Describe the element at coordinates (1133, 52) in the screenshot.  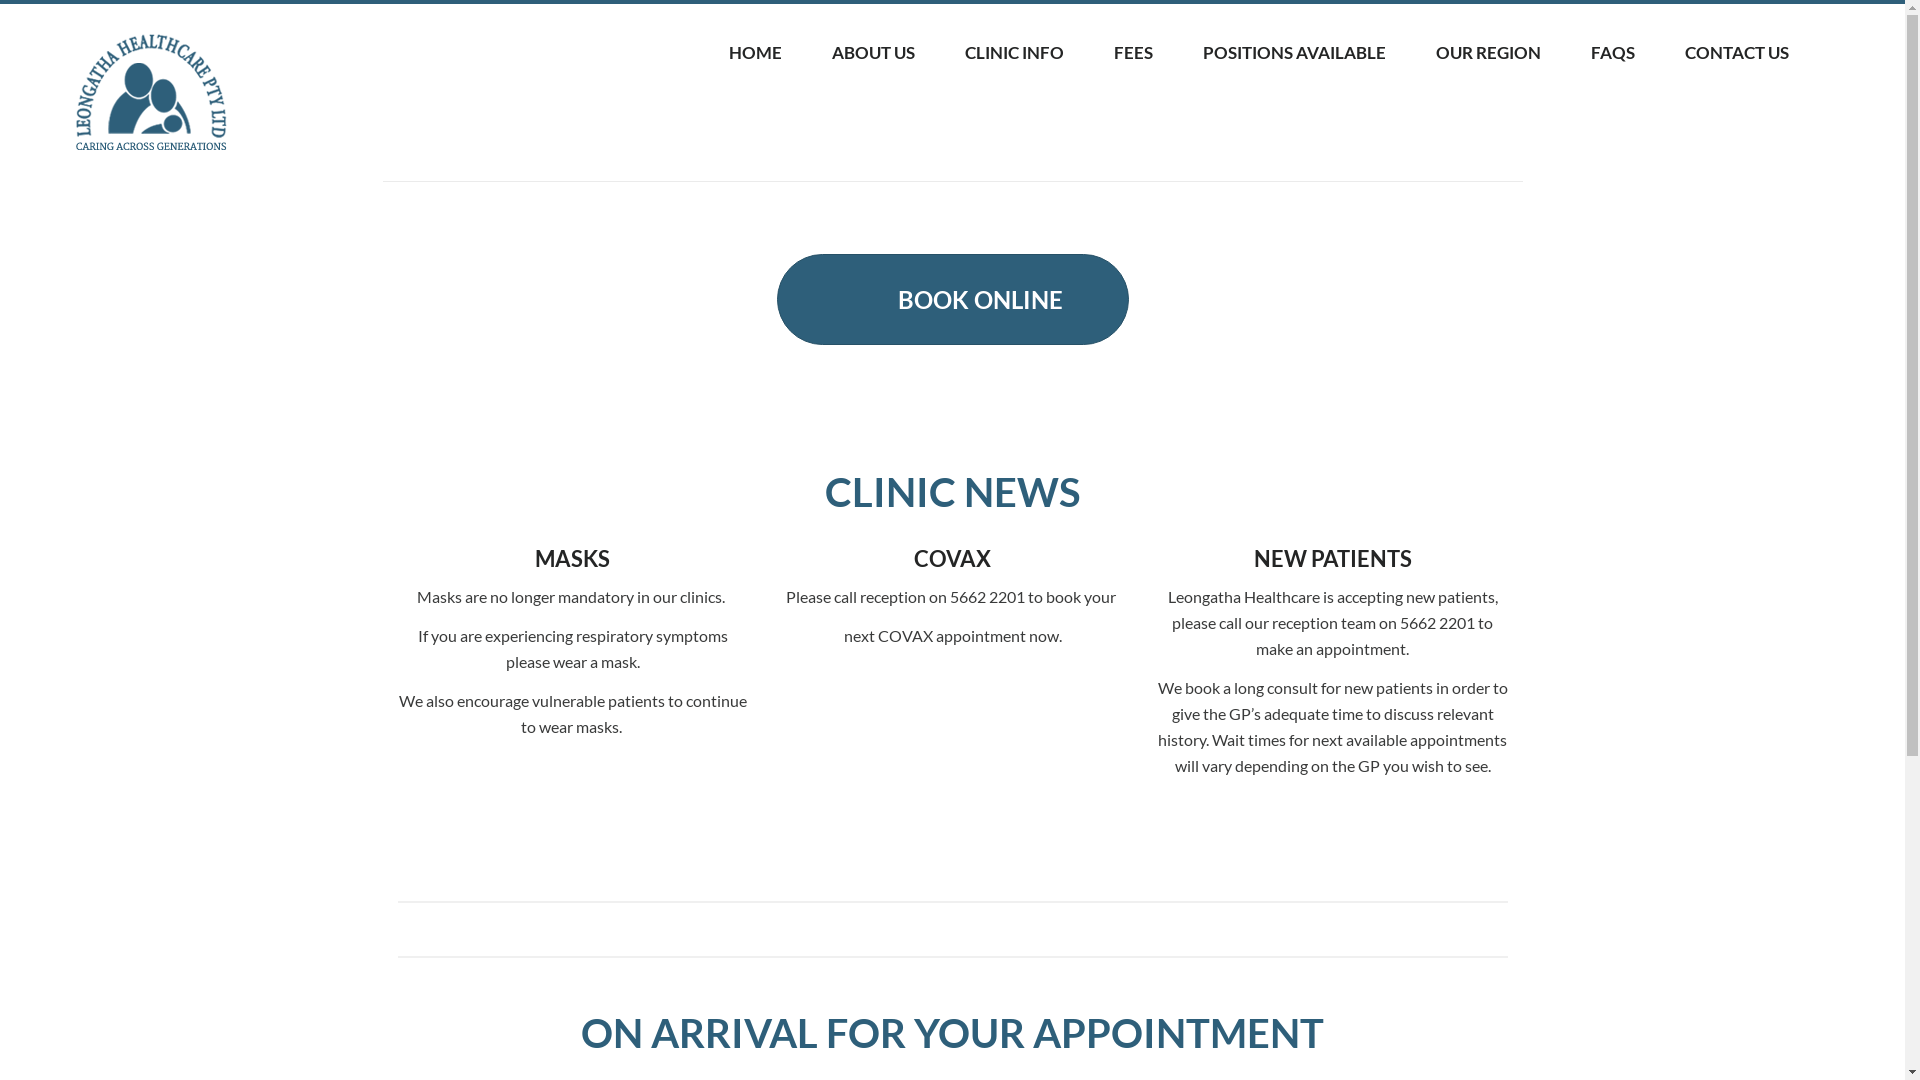
I see `'FEES'` at that location.